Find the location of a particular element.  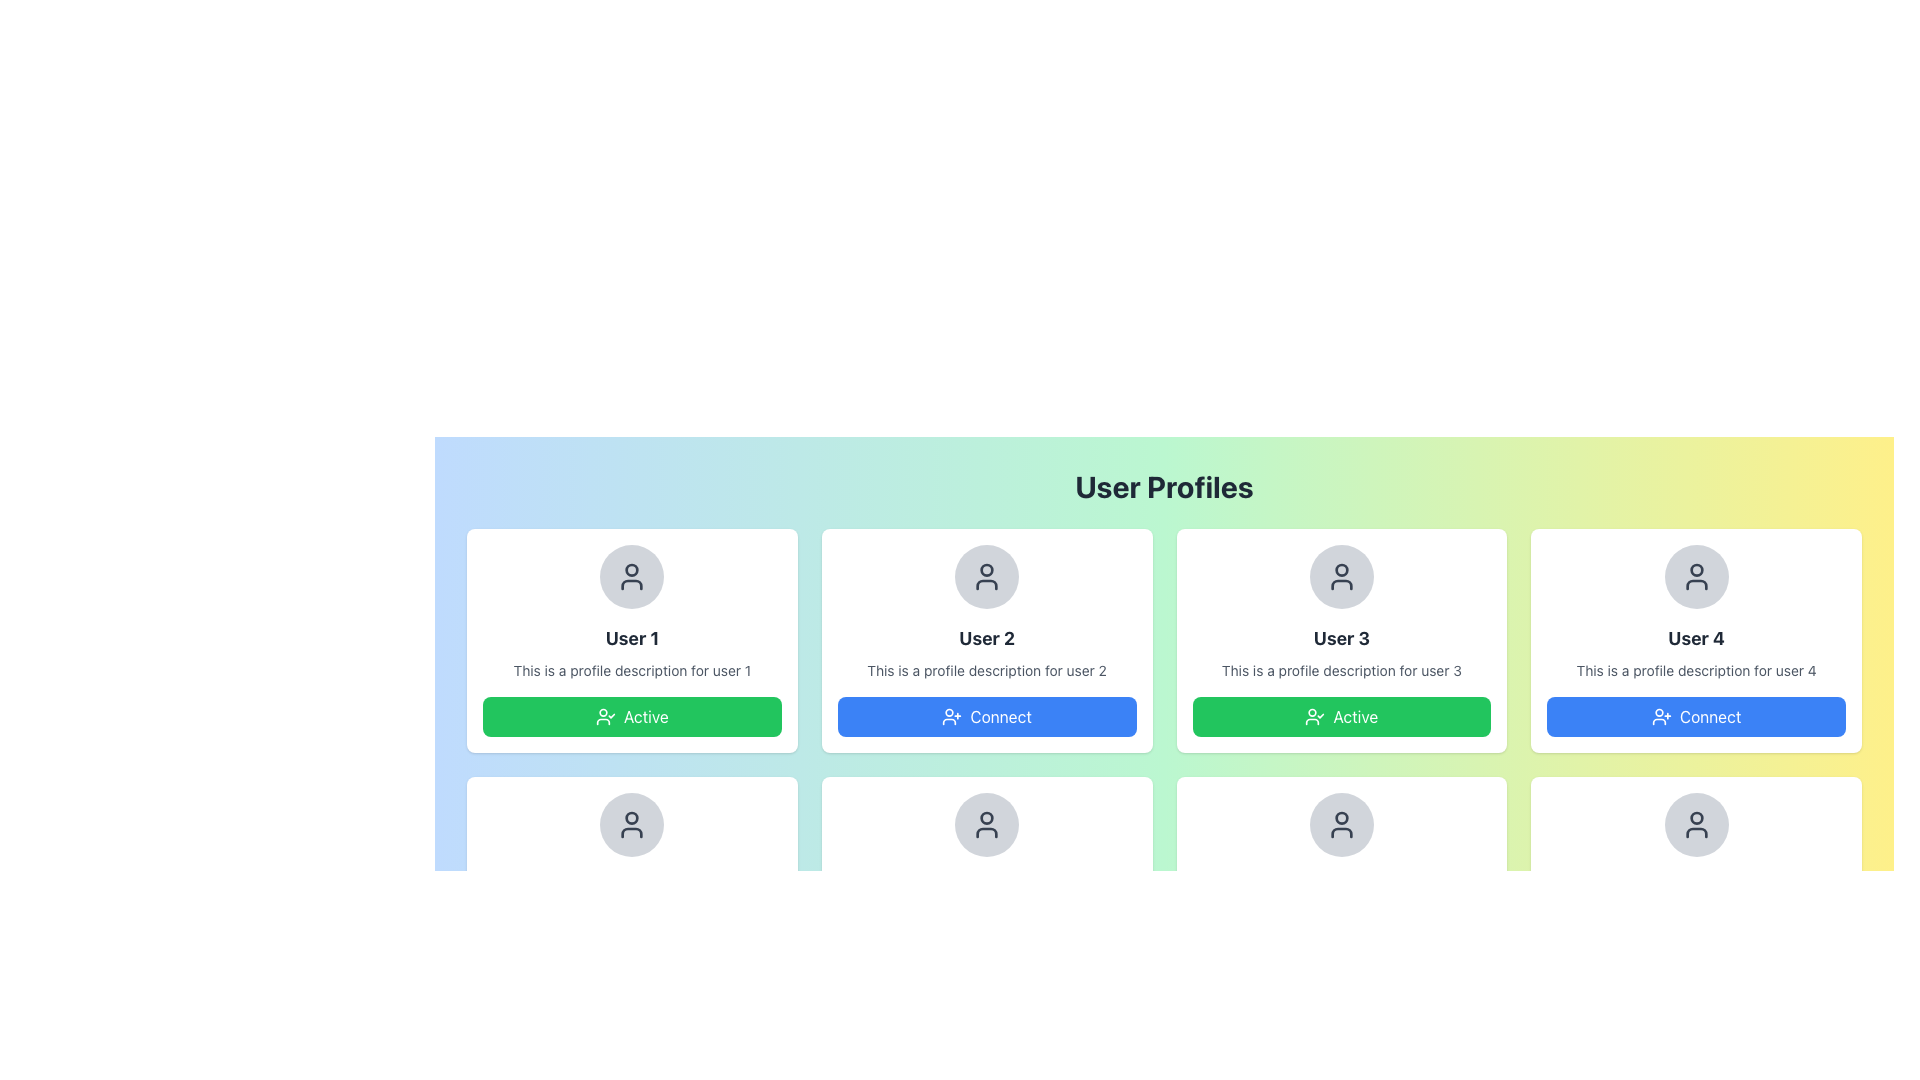

text displayed in the bold, large font of the Text Label that shows 'User 3' in the third user profile card at the specified coordinates is located at coordinates (1341, 639).